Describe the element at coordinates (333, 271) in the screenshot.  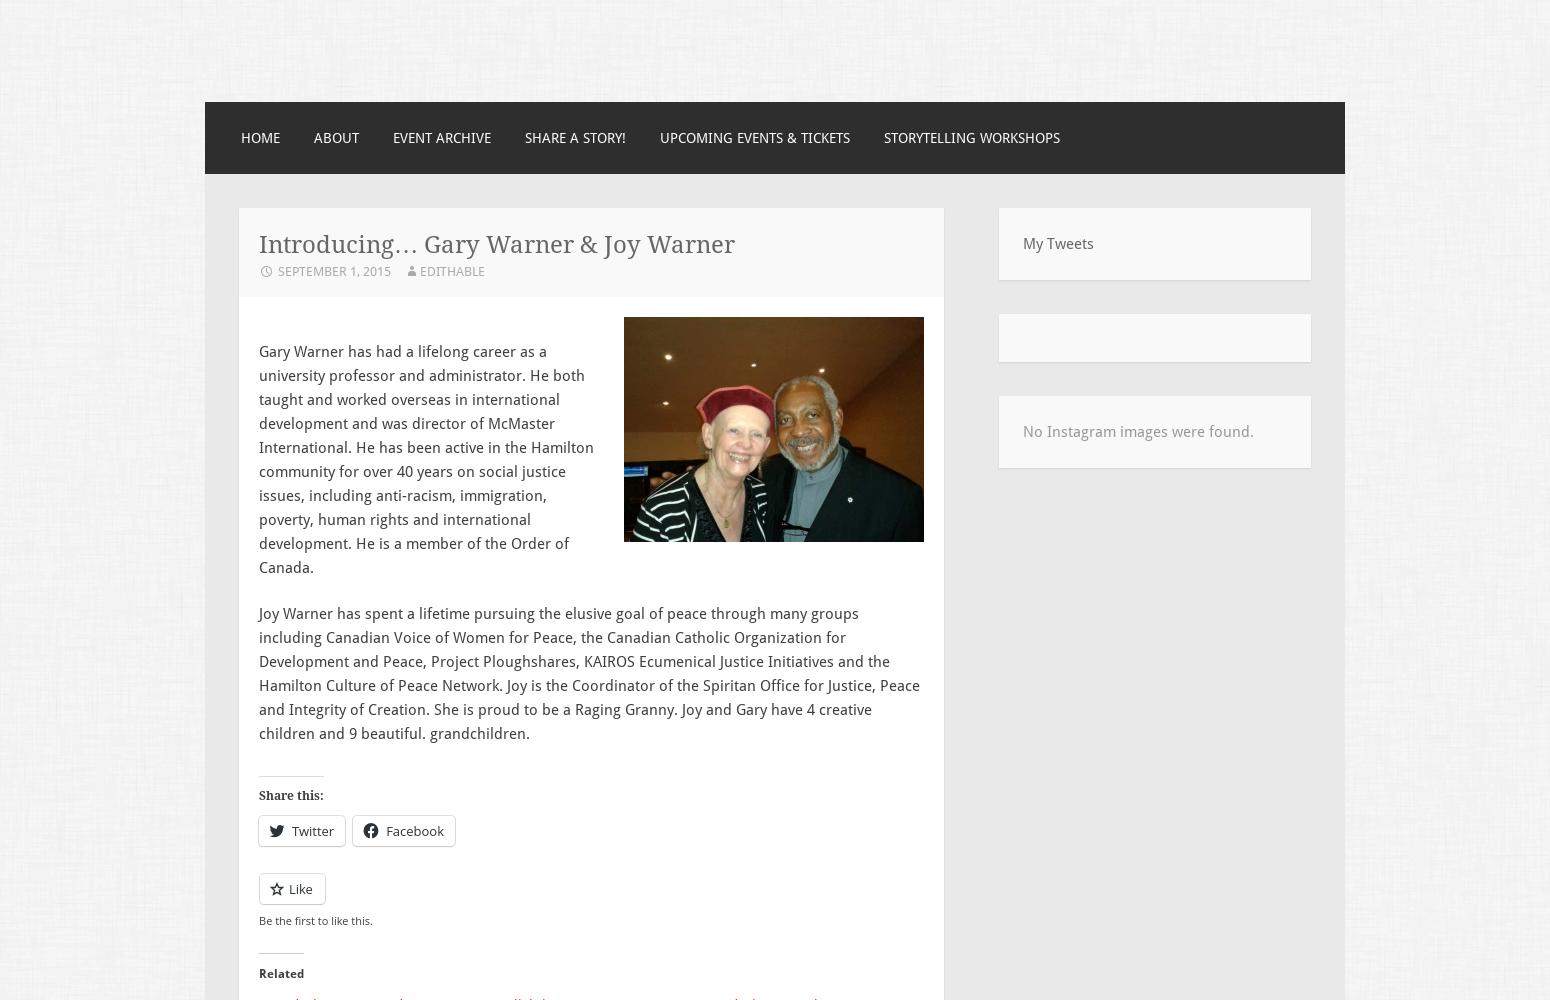
I see `'September 1, 2015'` at that location.